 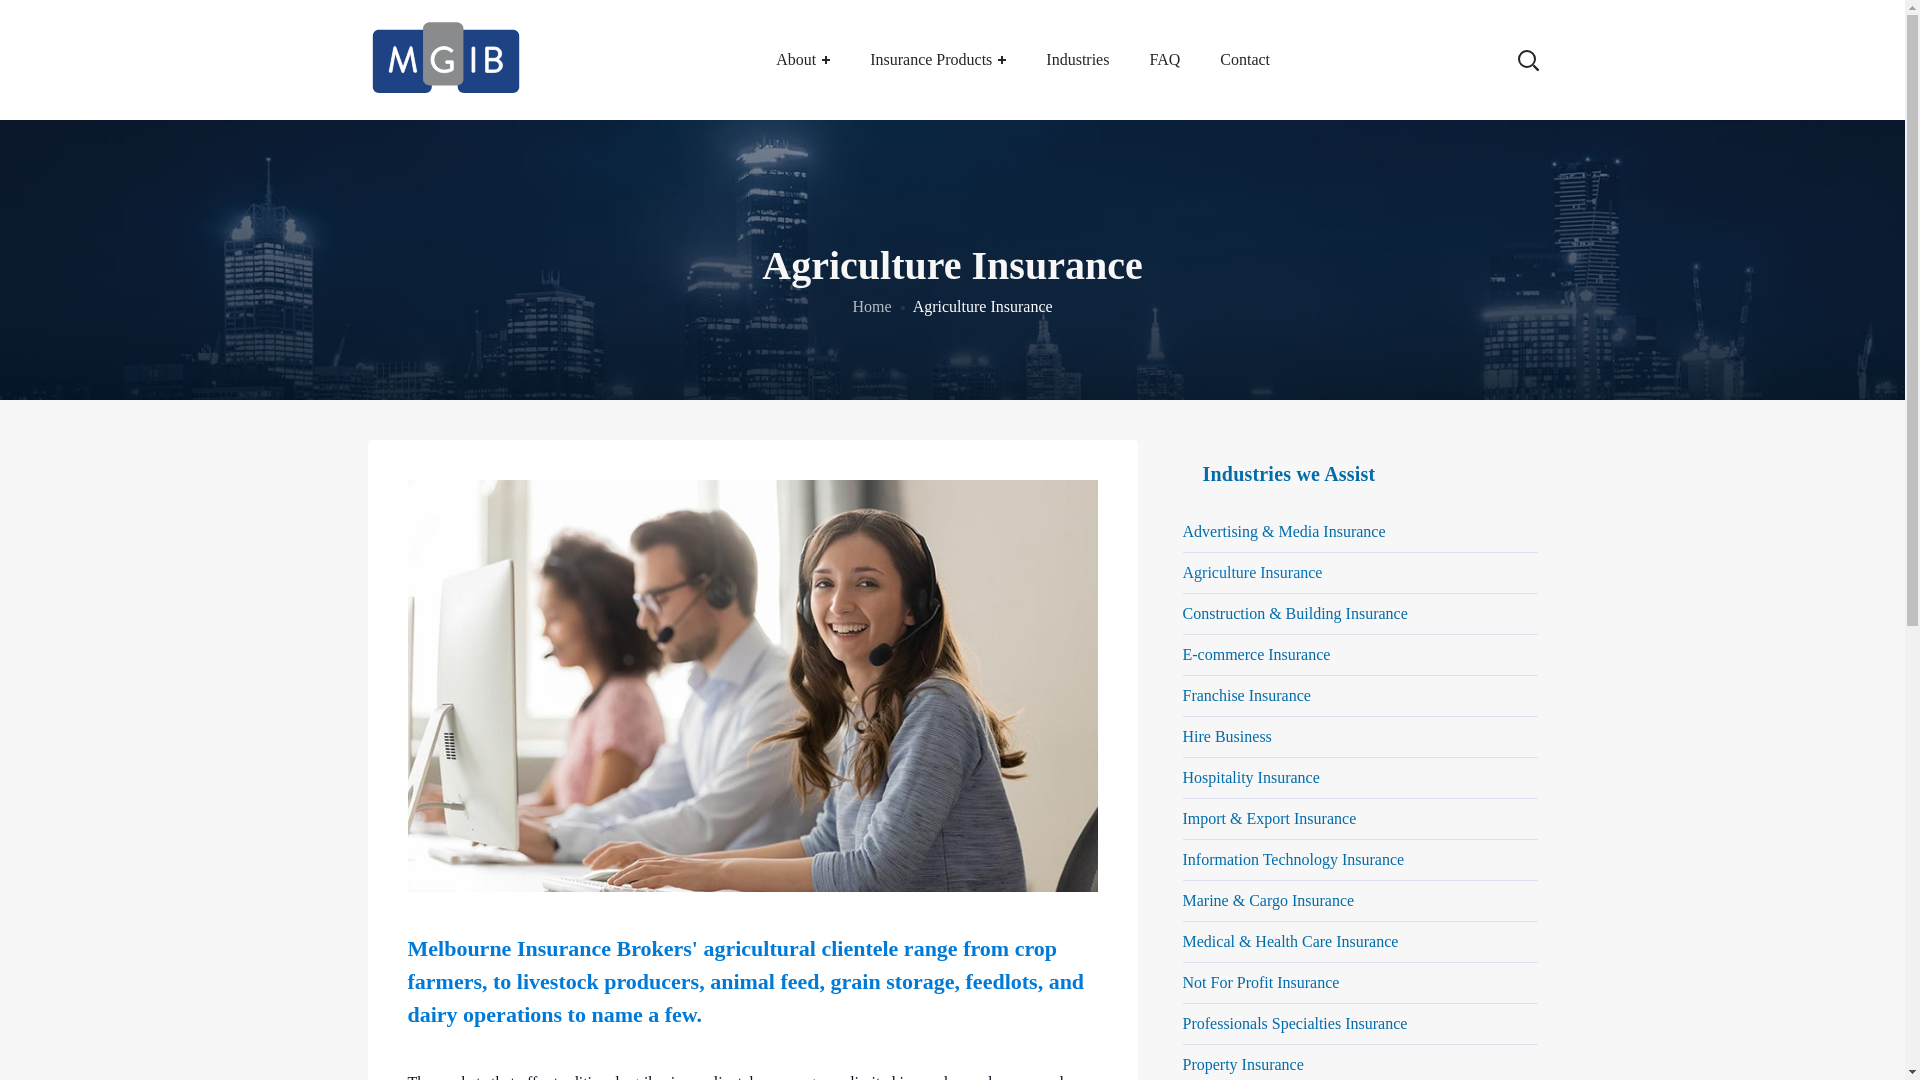 I want to click on 'Contact', so click(x=1243, y=59).